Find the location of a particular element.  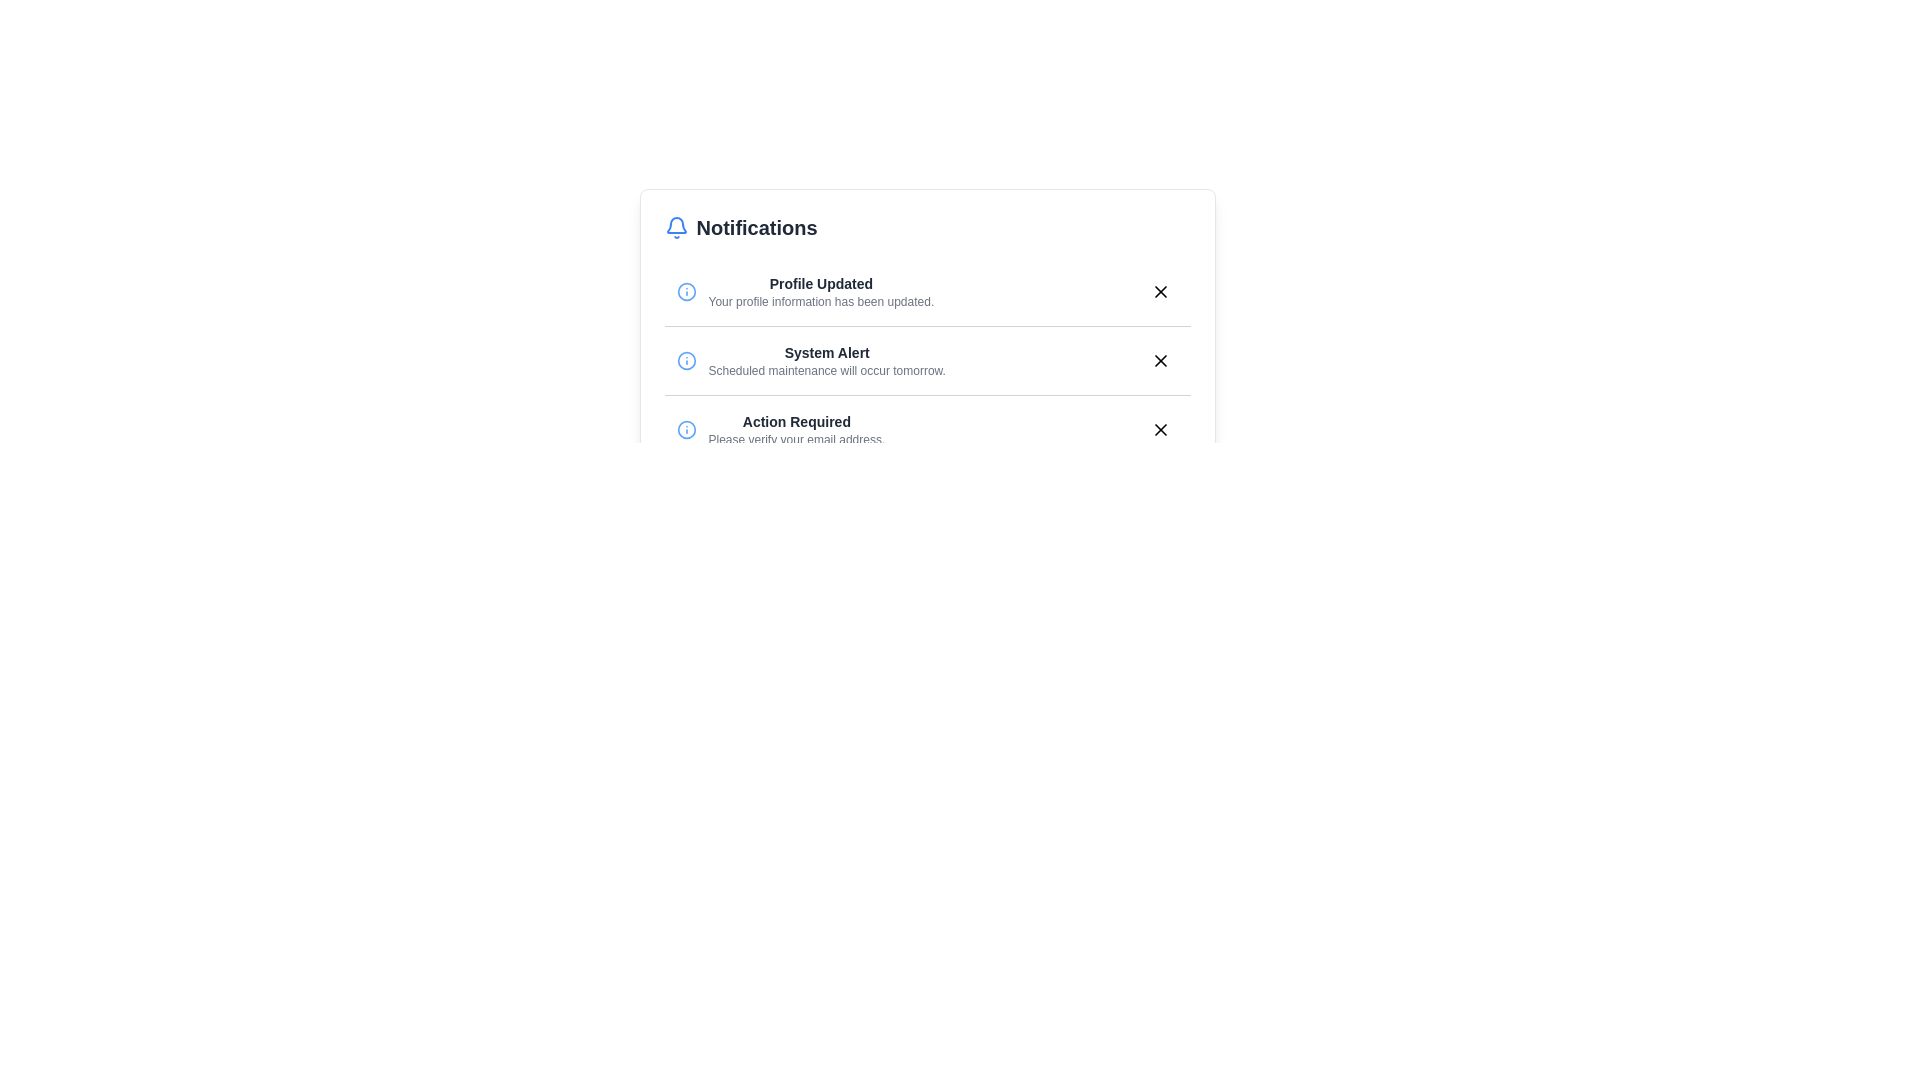

notification details from the text group informing about a scheduled system maintenance event, which is the second entry in the list of alerts is located at coordinates (827, 361).